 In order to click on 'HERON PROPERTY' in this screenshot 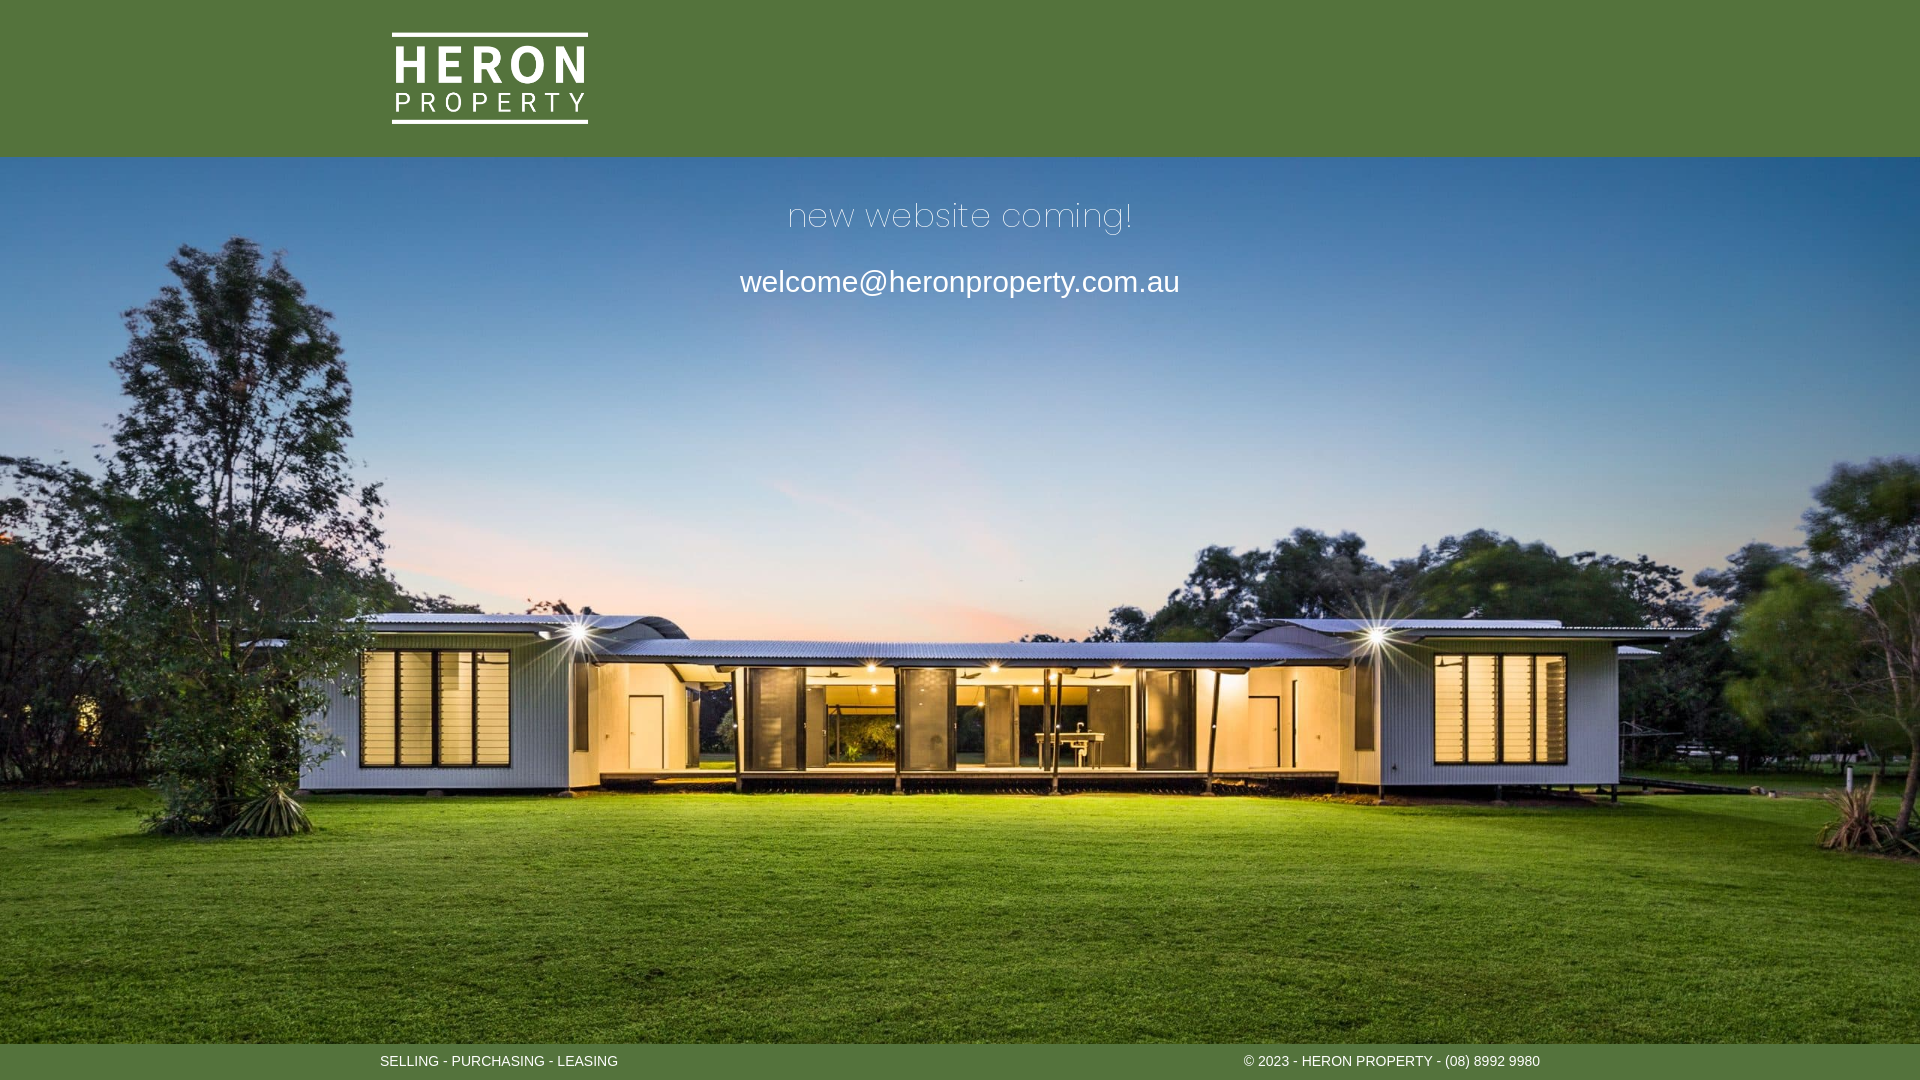, I will do `click(489, 77)`.